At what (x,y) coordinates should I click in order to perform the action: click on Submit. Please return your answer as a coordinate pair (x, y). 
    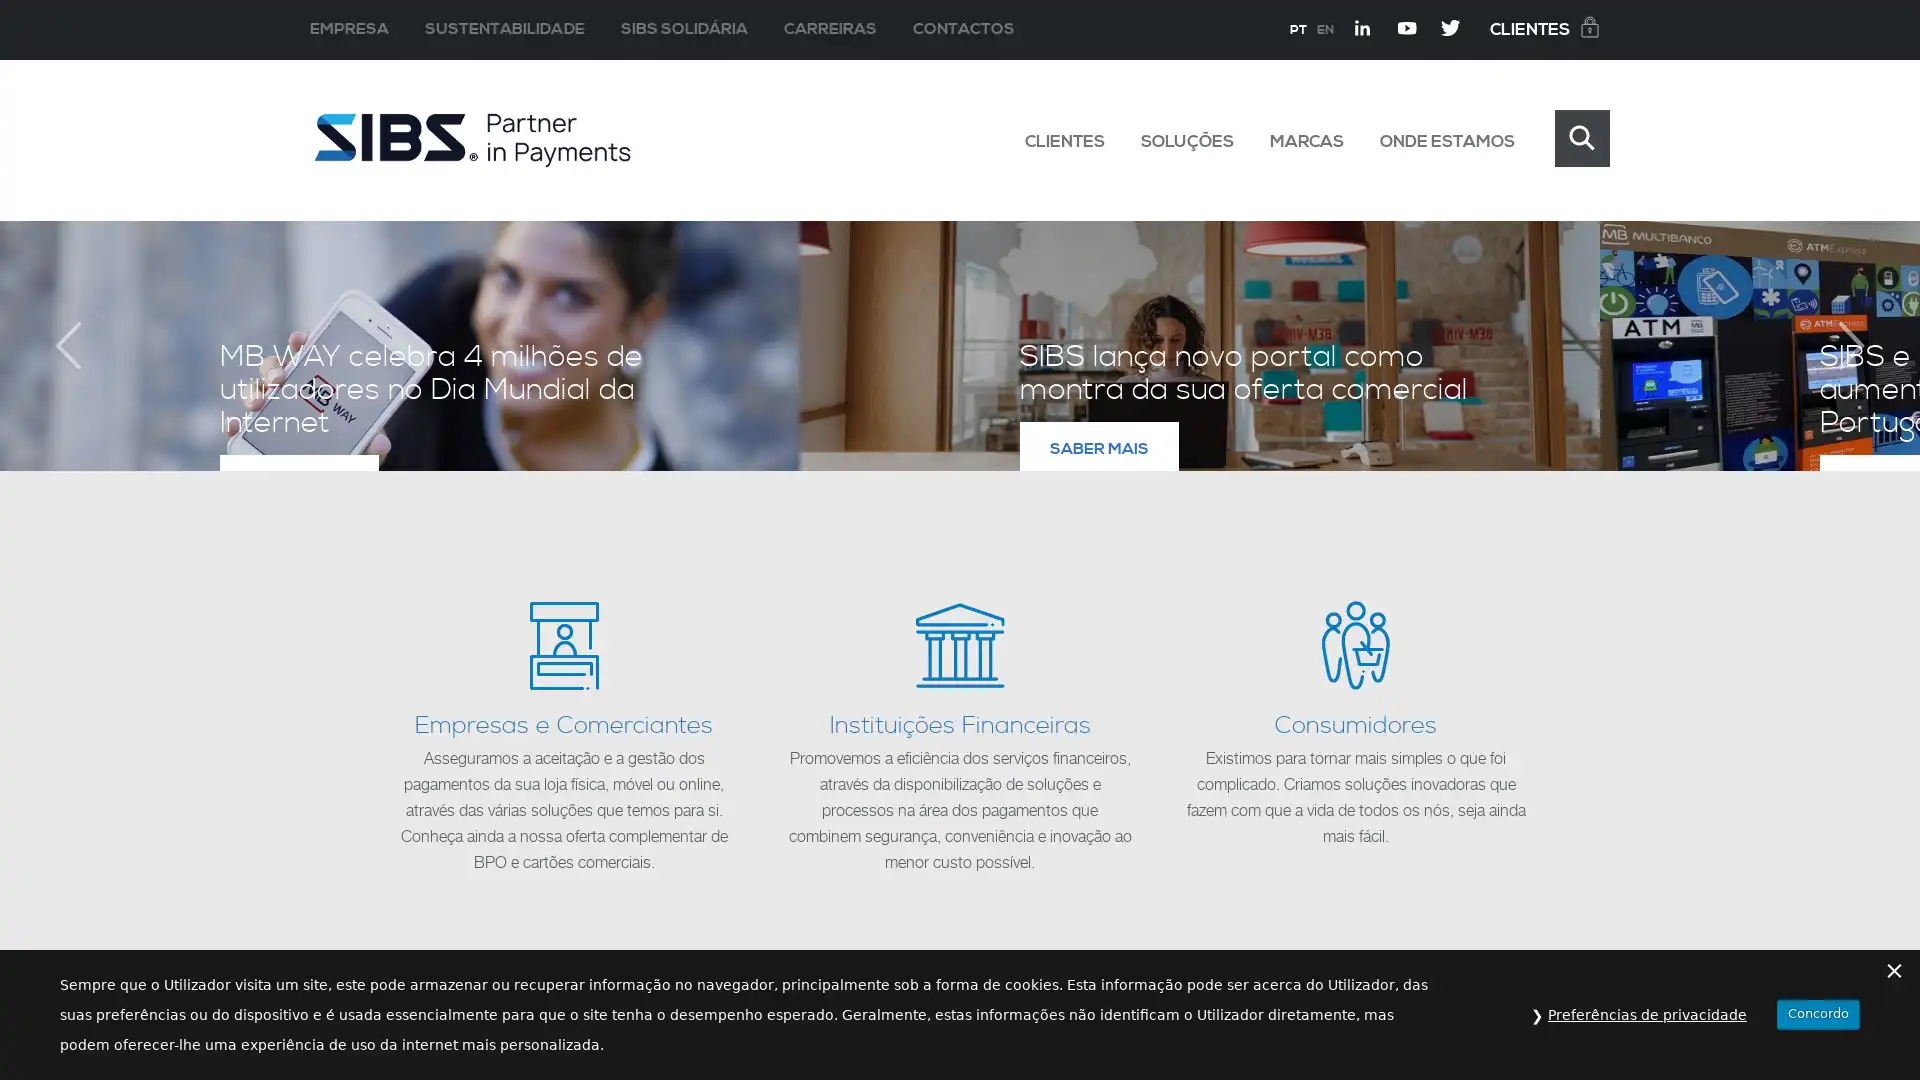
    Looking at the image, I should click on (1581, 137).